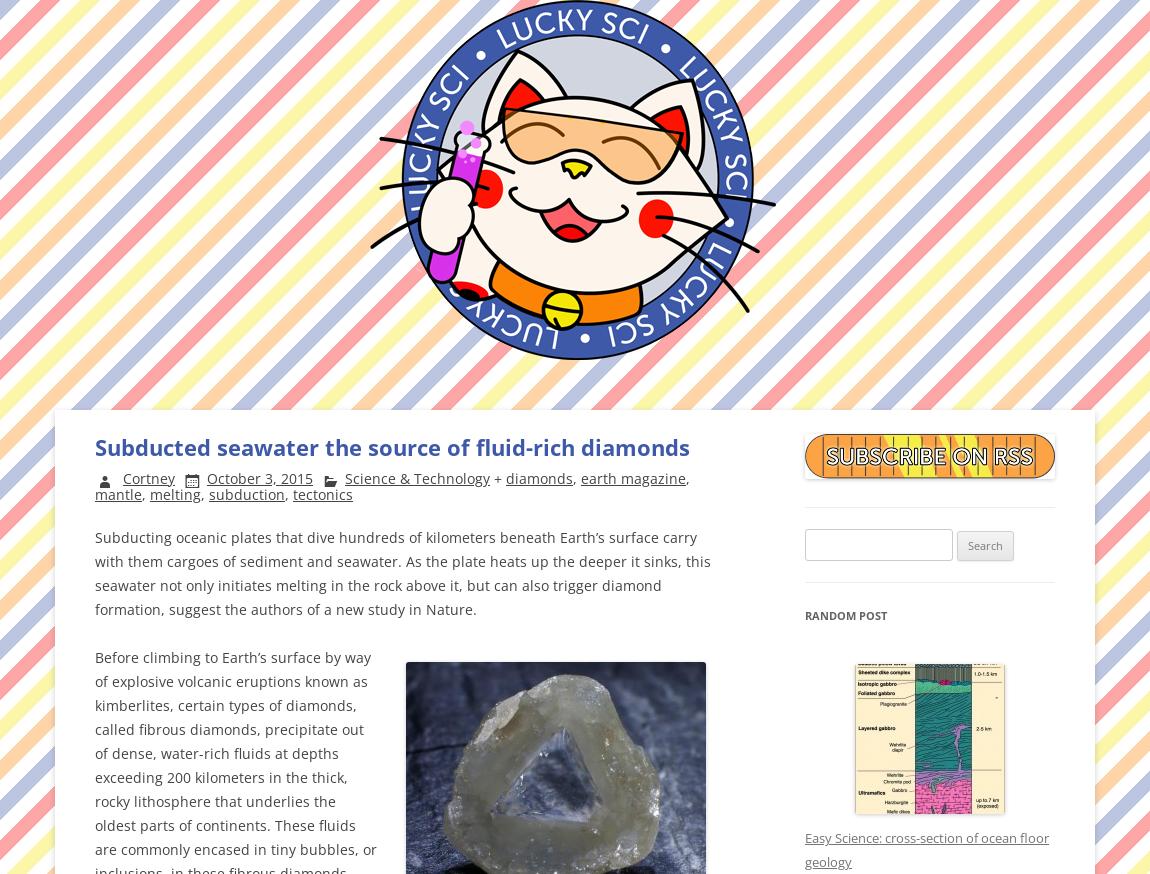 The width and height of the screenshot is (1150, 874). Describe the element at coordinates (845, 614) in the screenshot. I see `'Random Post'` at that location.